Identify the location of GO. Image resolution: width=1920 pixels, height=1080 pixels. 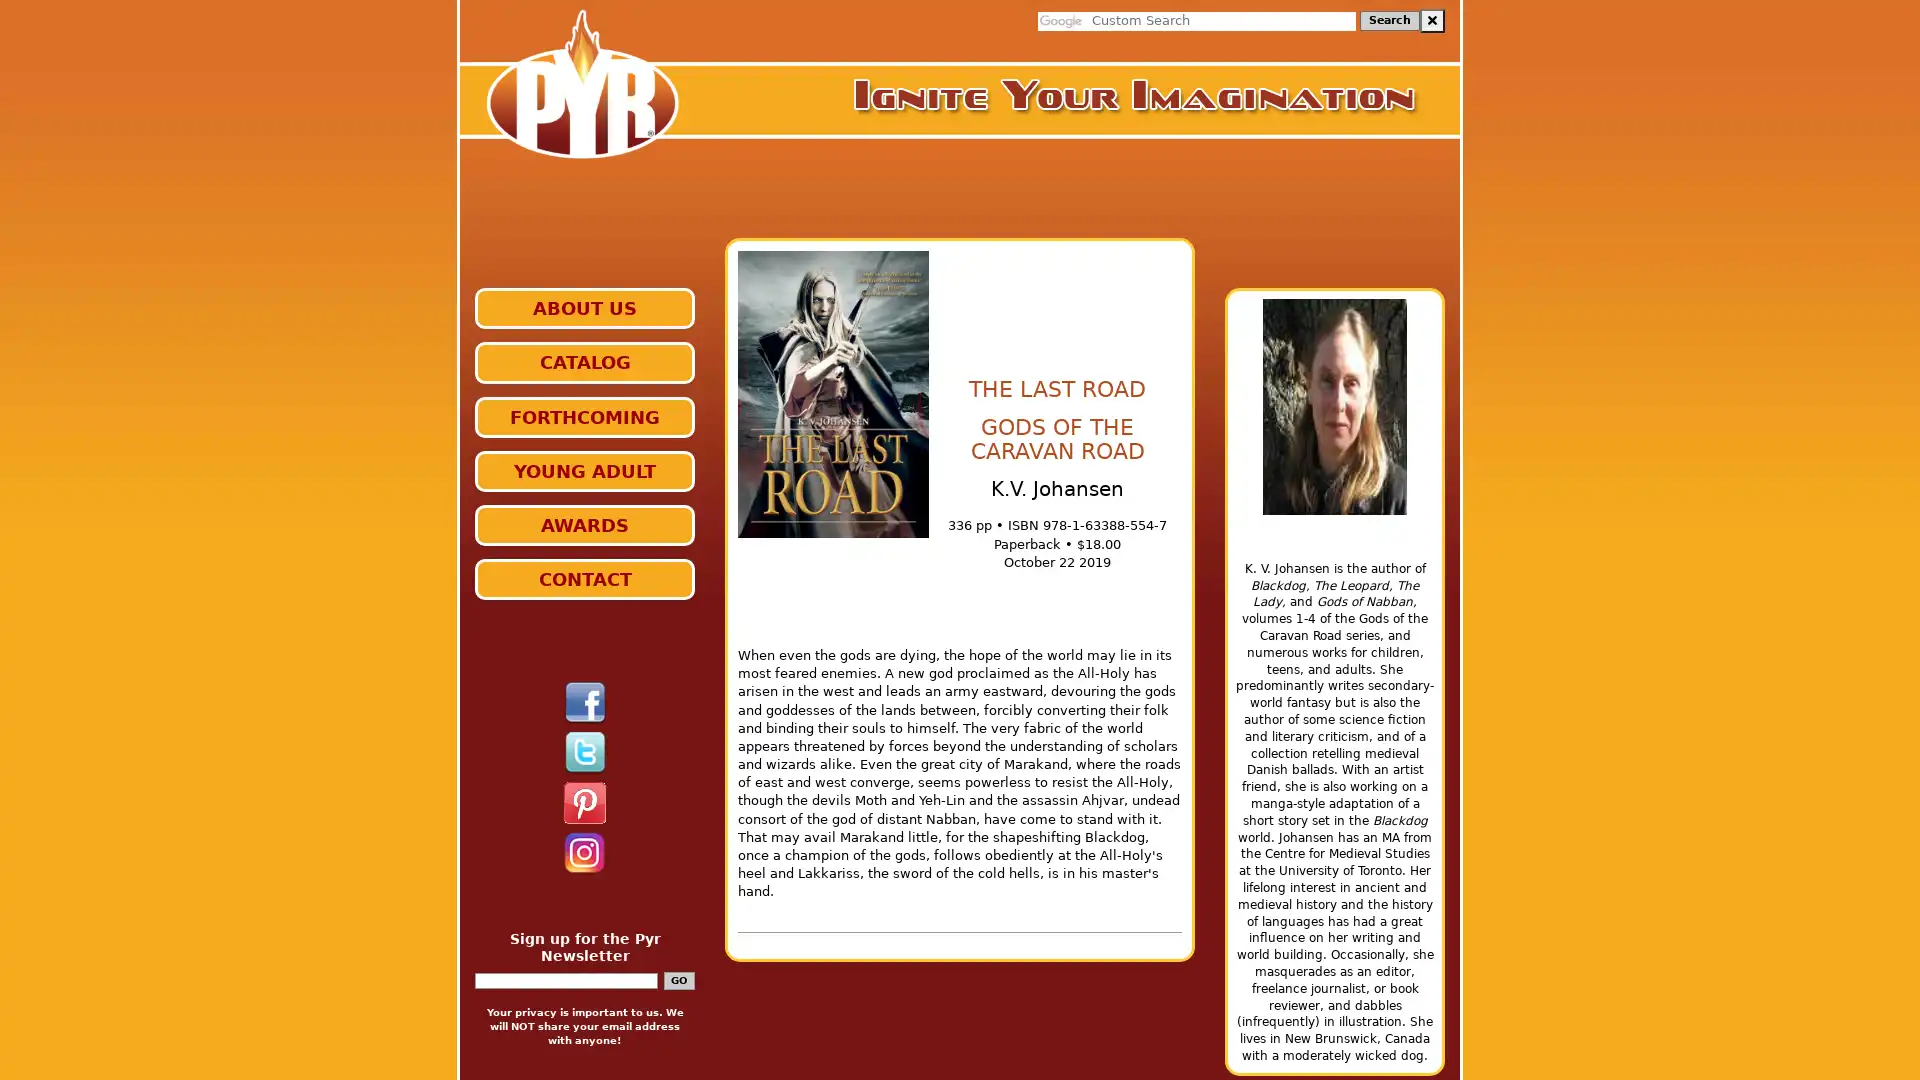
(678, 978).